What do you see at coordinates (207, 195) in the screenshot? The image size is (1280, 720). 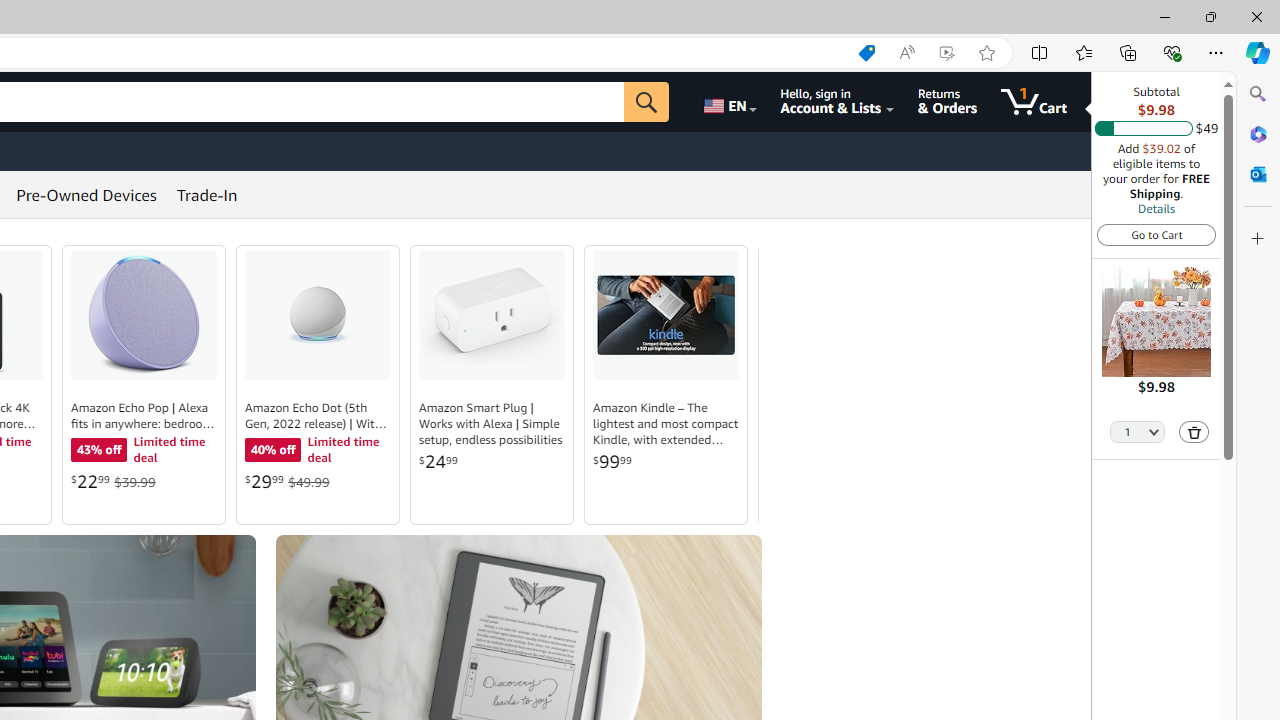 I see `'Trade-In'` at bounding box center [207, 195].